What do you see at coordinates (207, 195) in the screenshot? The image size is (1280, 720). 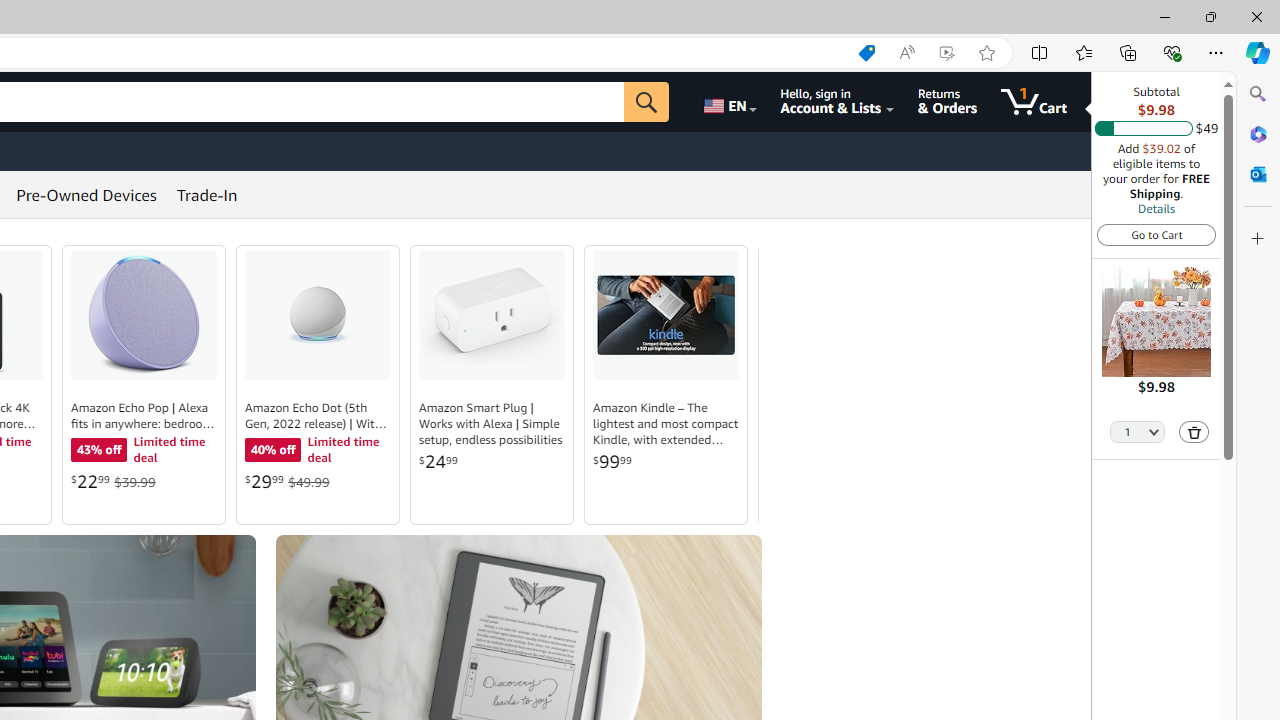 I see `'Trade-In'` at bounding box center [207, 195].